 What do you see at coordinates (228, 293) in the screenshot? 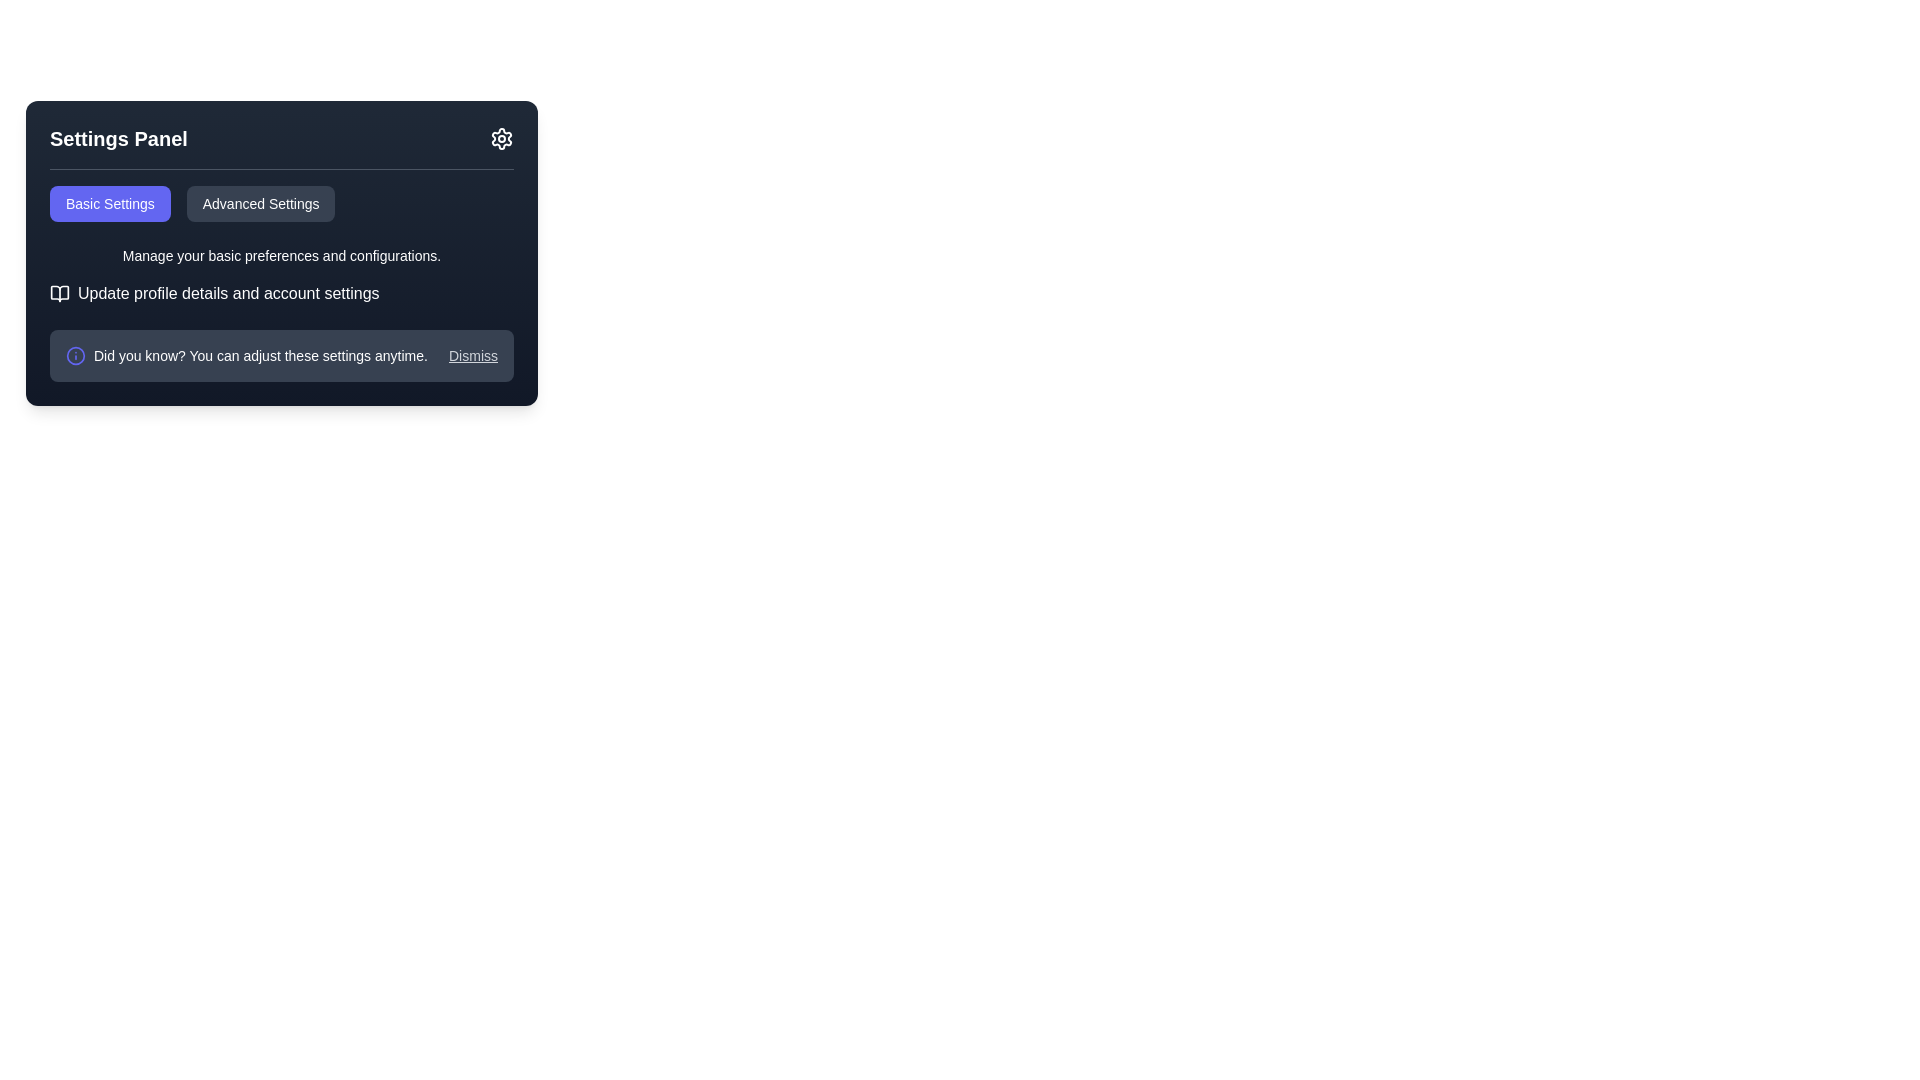
I see `the static text label that provides guidance about accessing profile and account settings within the 'Settings Panel' interface` at bounding box center [228, 293].